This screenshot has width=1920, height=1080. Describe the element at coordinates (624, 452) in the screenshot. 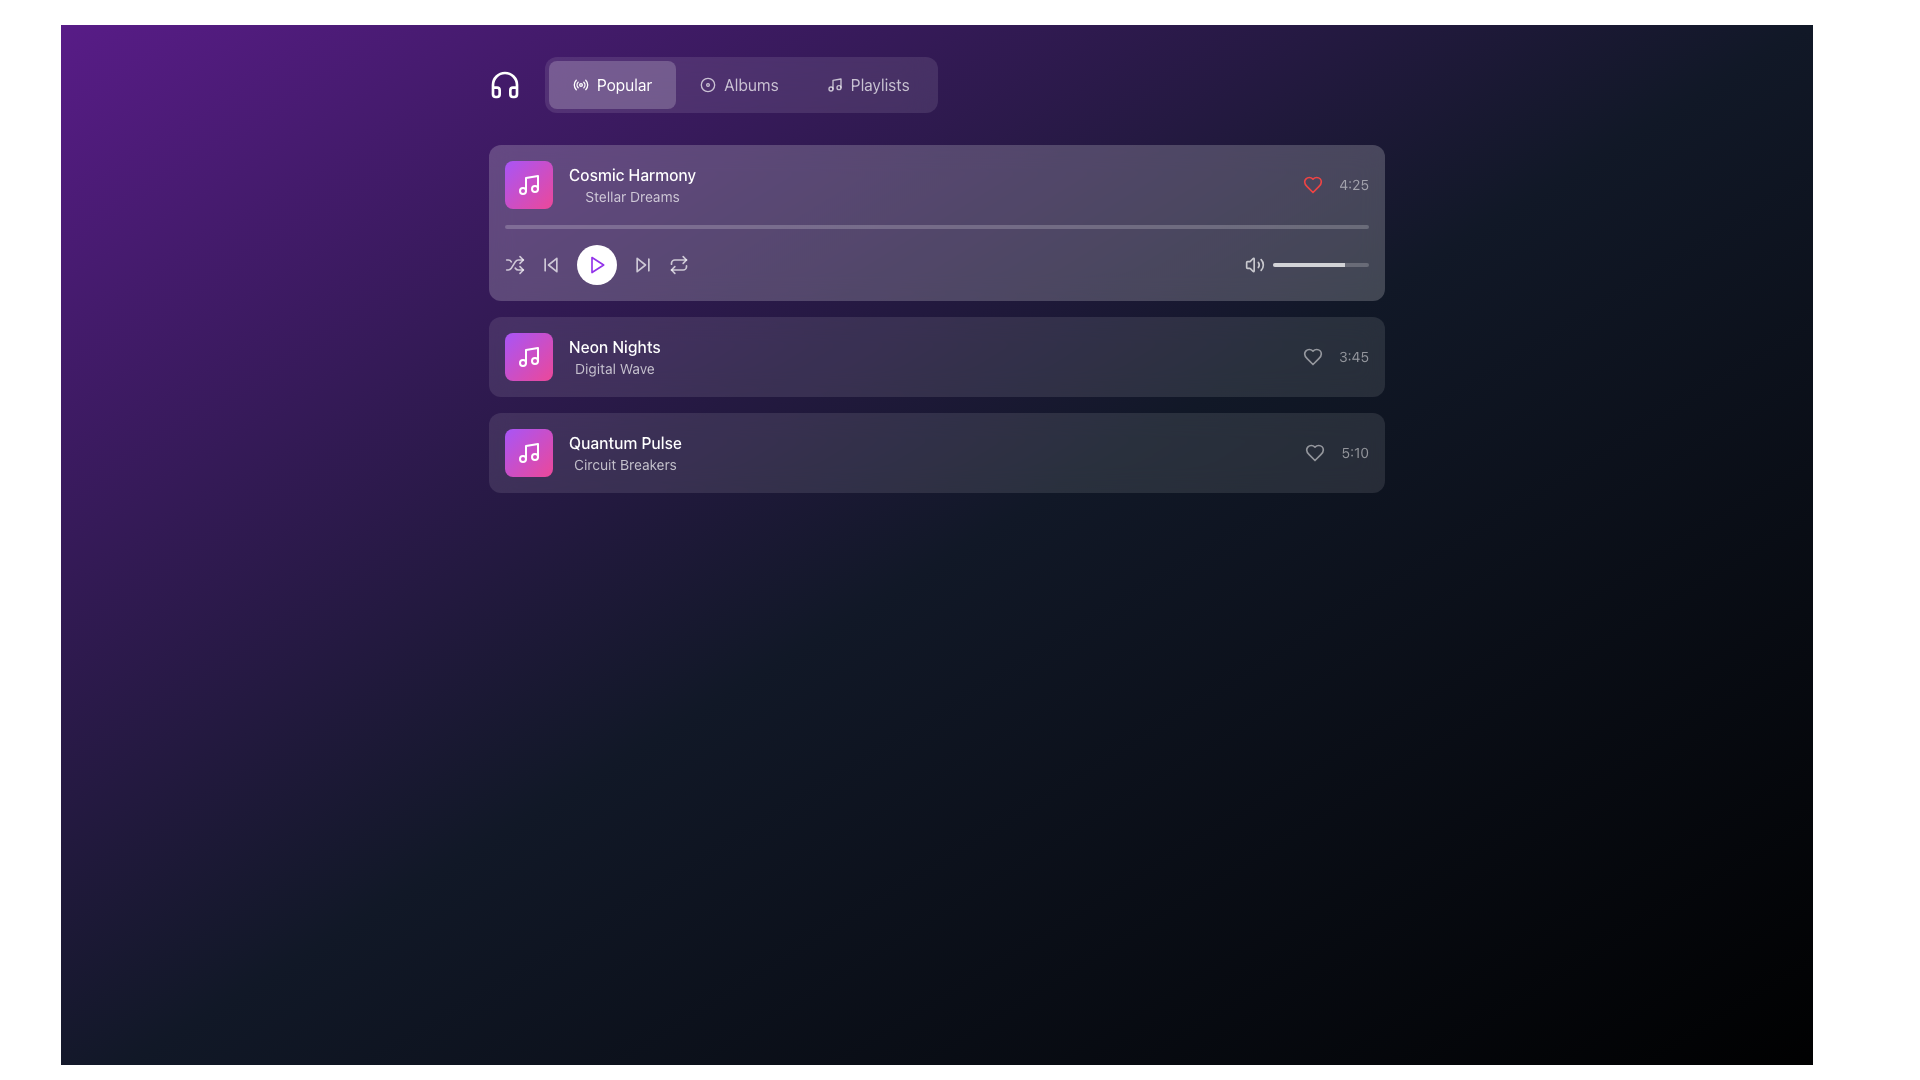

I see `the 'Quantum Pulse' text label, which features a bold white font for the title and a lighter gray subtitle 'Circuit Breakers', located` at that location.